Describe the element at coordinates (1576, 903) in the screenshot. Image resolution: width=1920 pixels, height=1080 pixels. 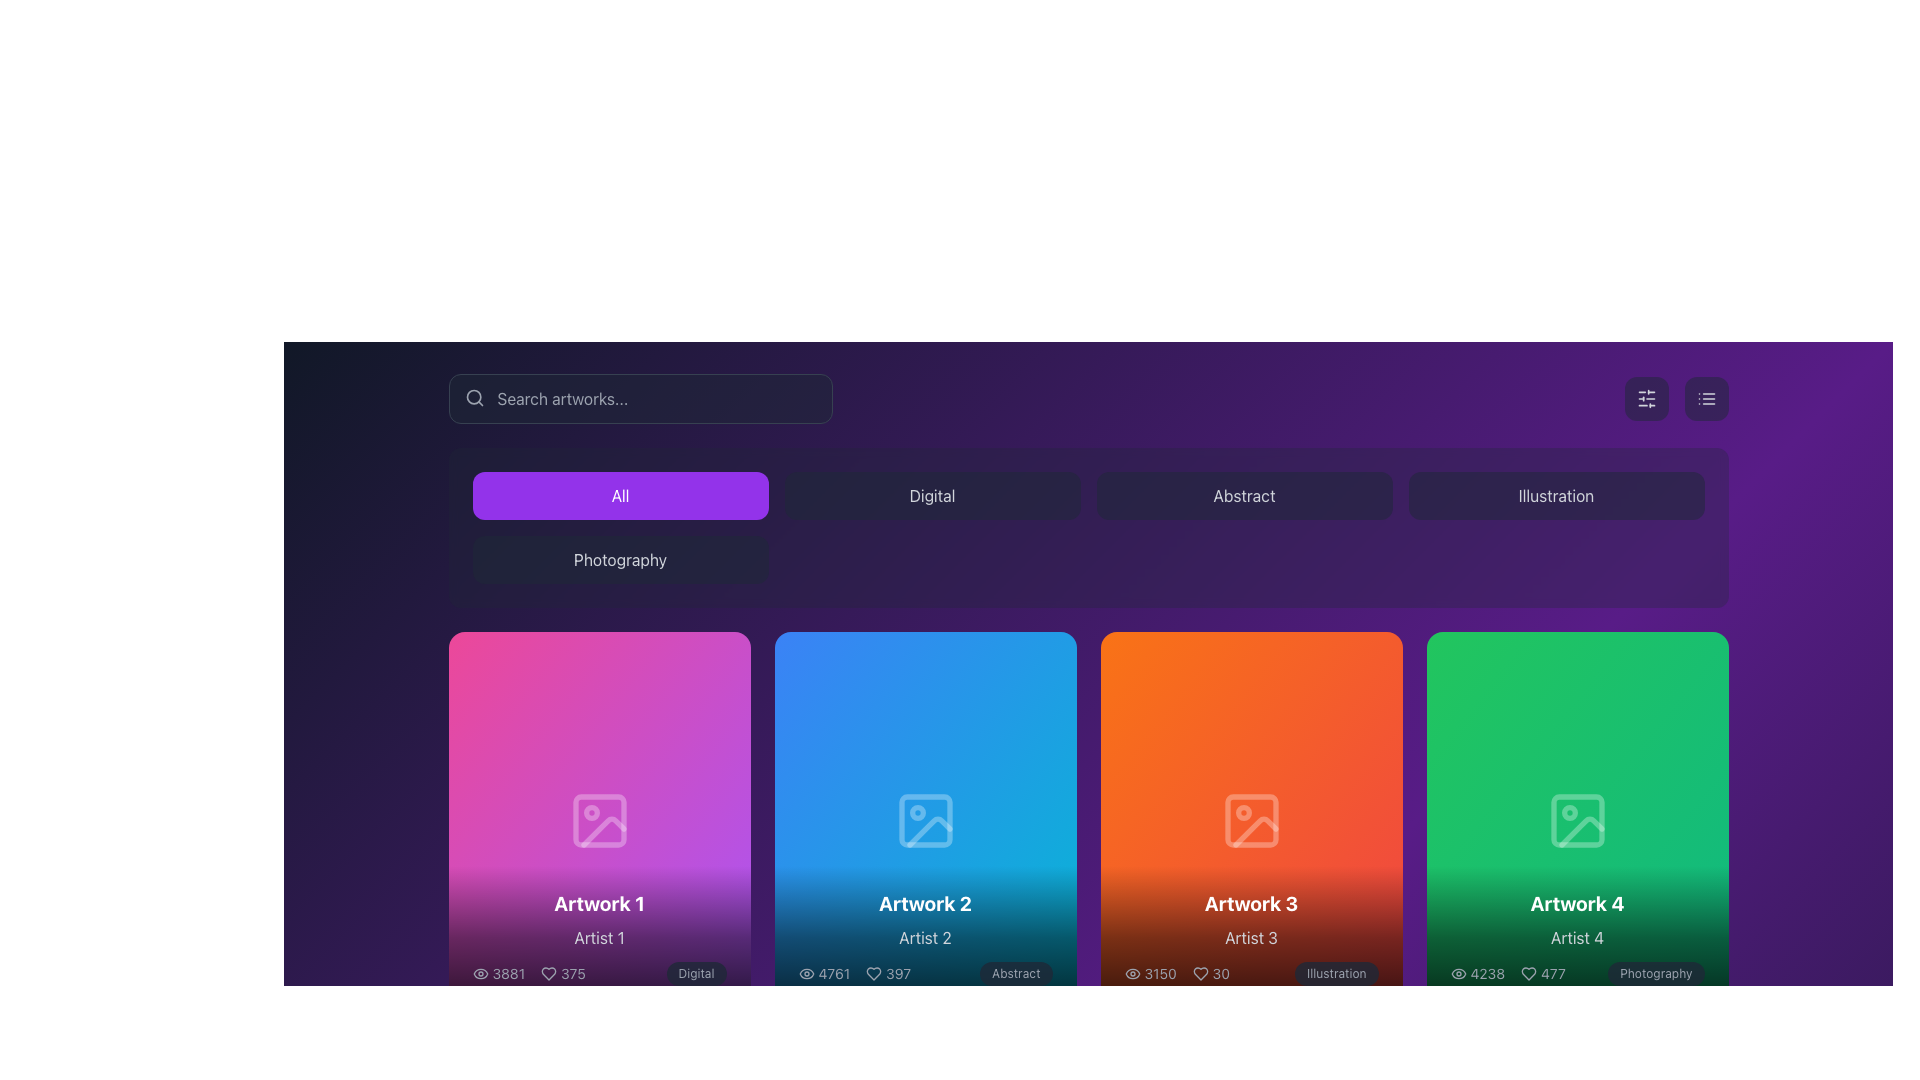
I see `the text label displaying 'Artwork 4' located on the green card in the fourth position from the left, which provides quick identification for users browsing the interface` at that location.